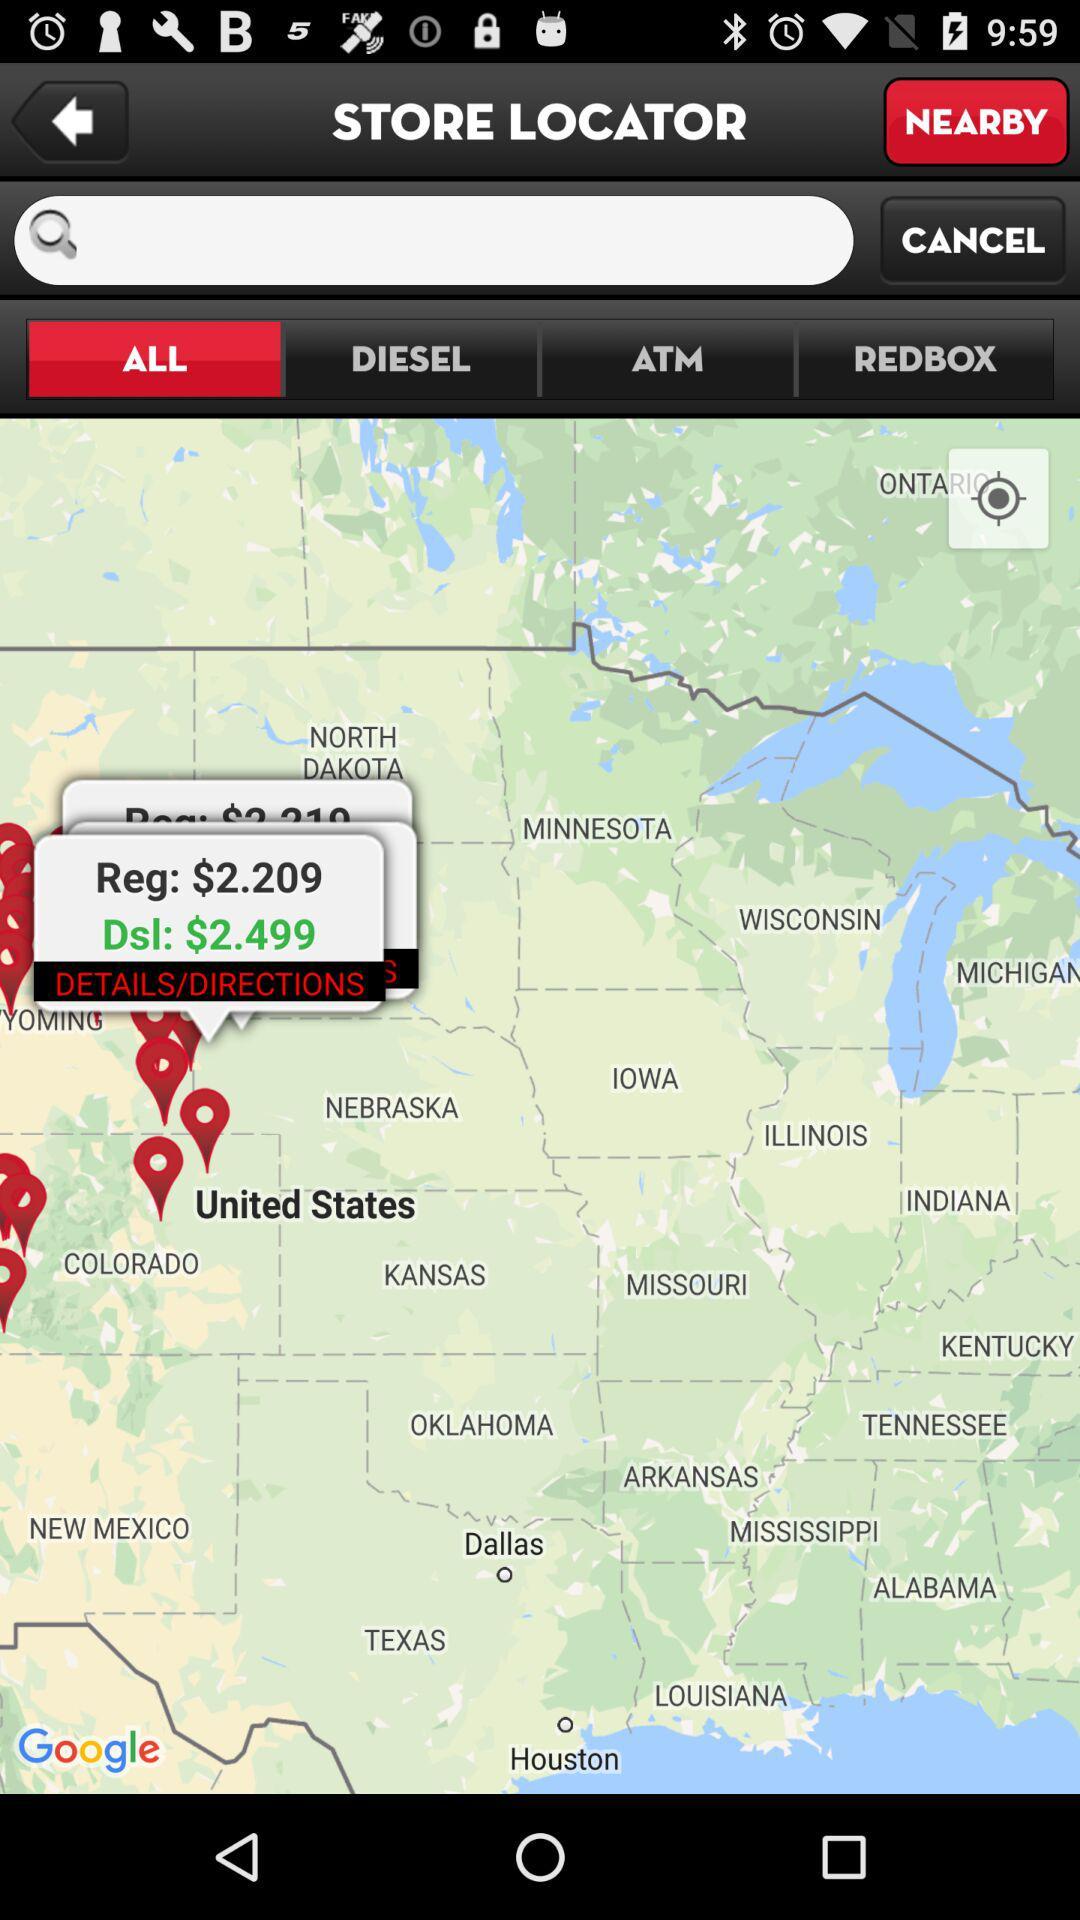  Describe the element at coordinates (975, 120) in the screenshot. I see `icon to the right of store locator icon` at that location.